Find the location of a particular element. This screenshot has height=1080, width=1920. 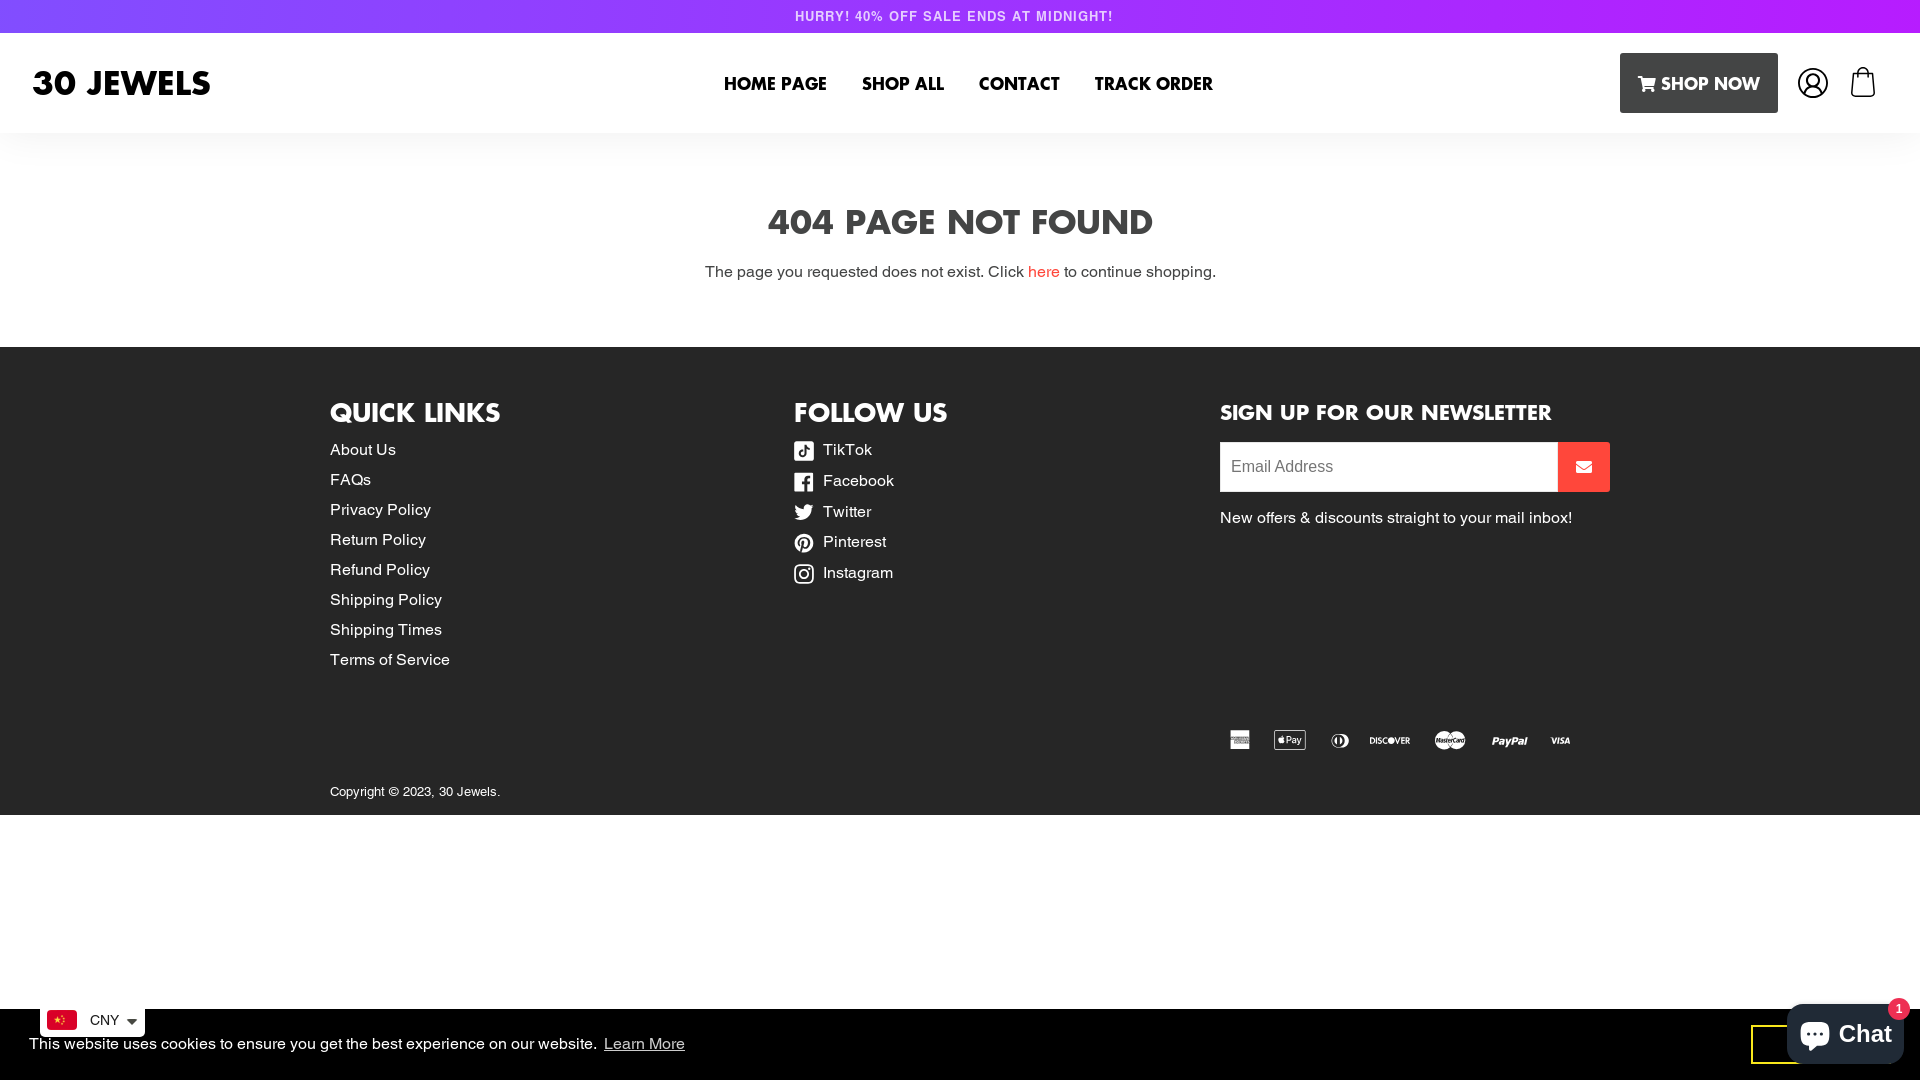

'Instagram' is located at coordinates (843, 572).